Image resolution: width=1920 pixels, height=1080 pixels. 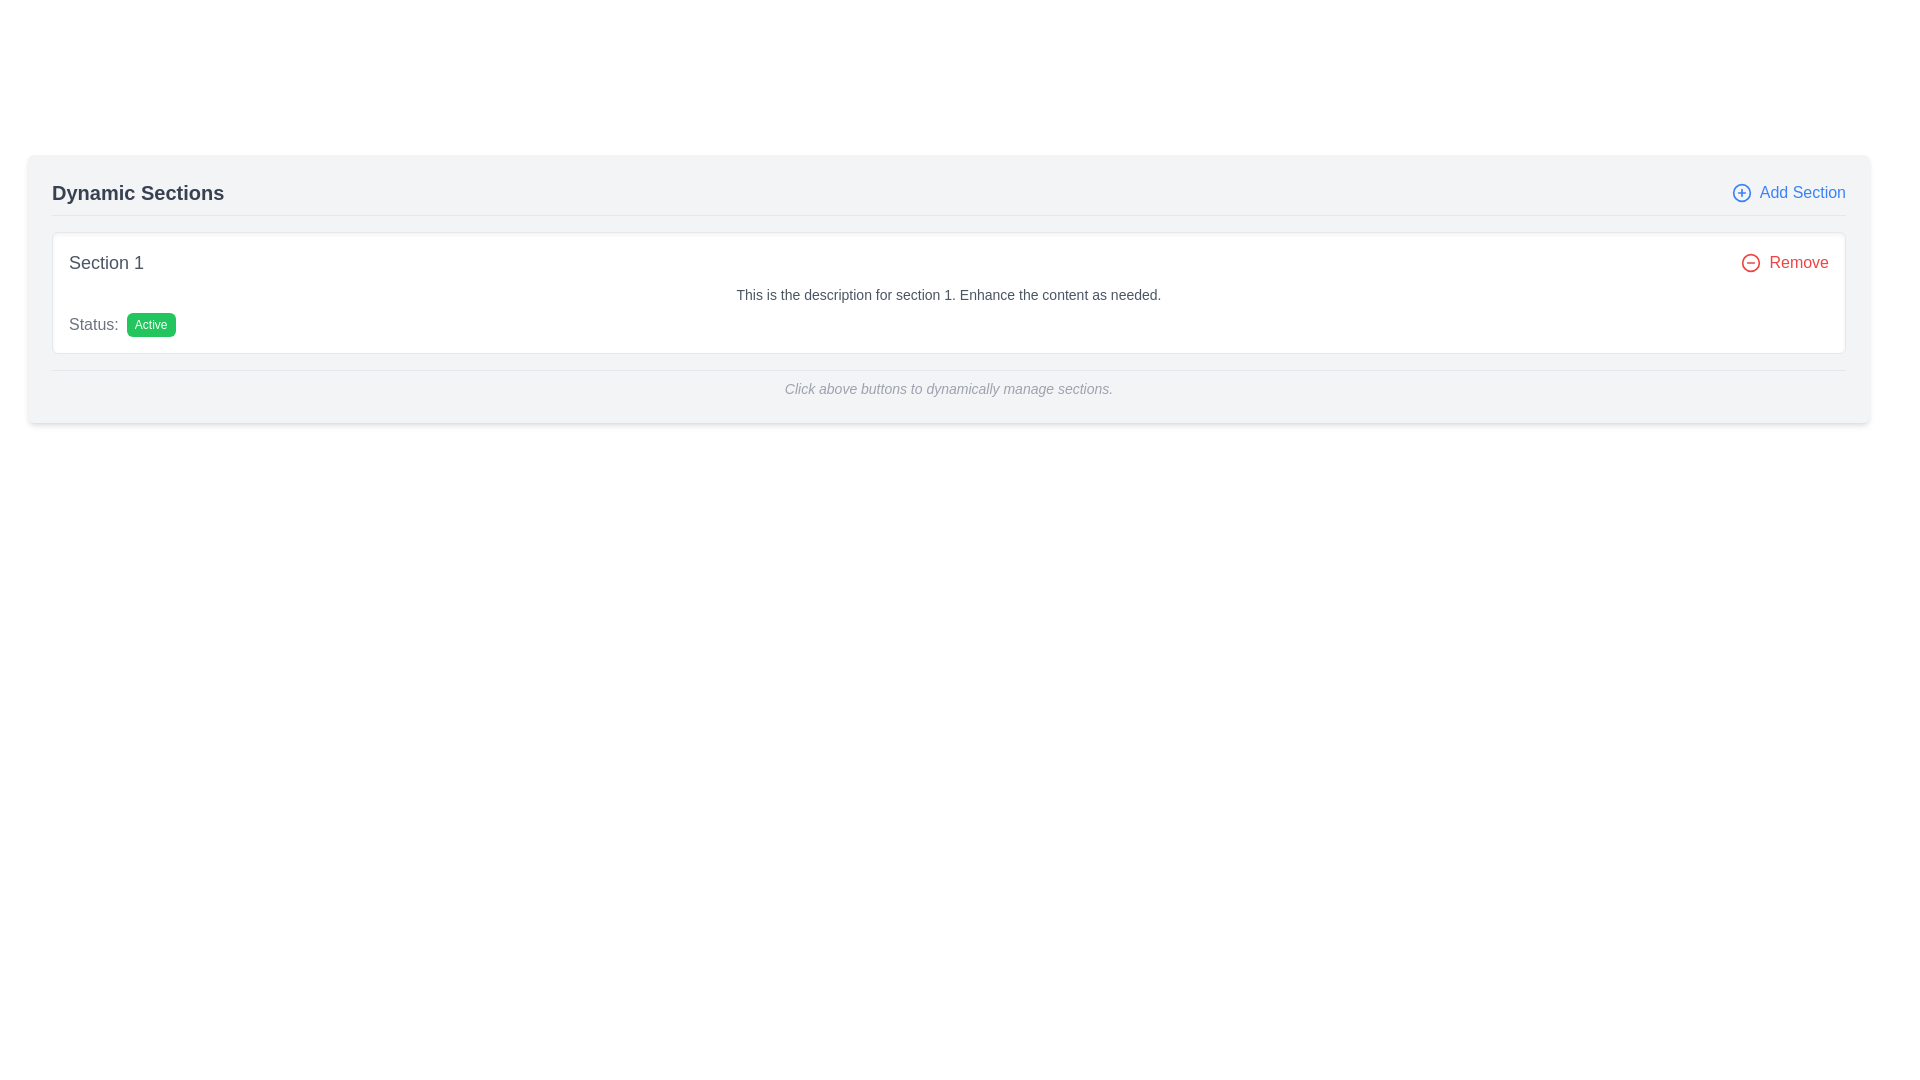 I want to click on the 'Dynamic Sections' Text Label (Header) element, which displays the text in bold, large font at the top-left area of the layout, so click(x=137, y=192).